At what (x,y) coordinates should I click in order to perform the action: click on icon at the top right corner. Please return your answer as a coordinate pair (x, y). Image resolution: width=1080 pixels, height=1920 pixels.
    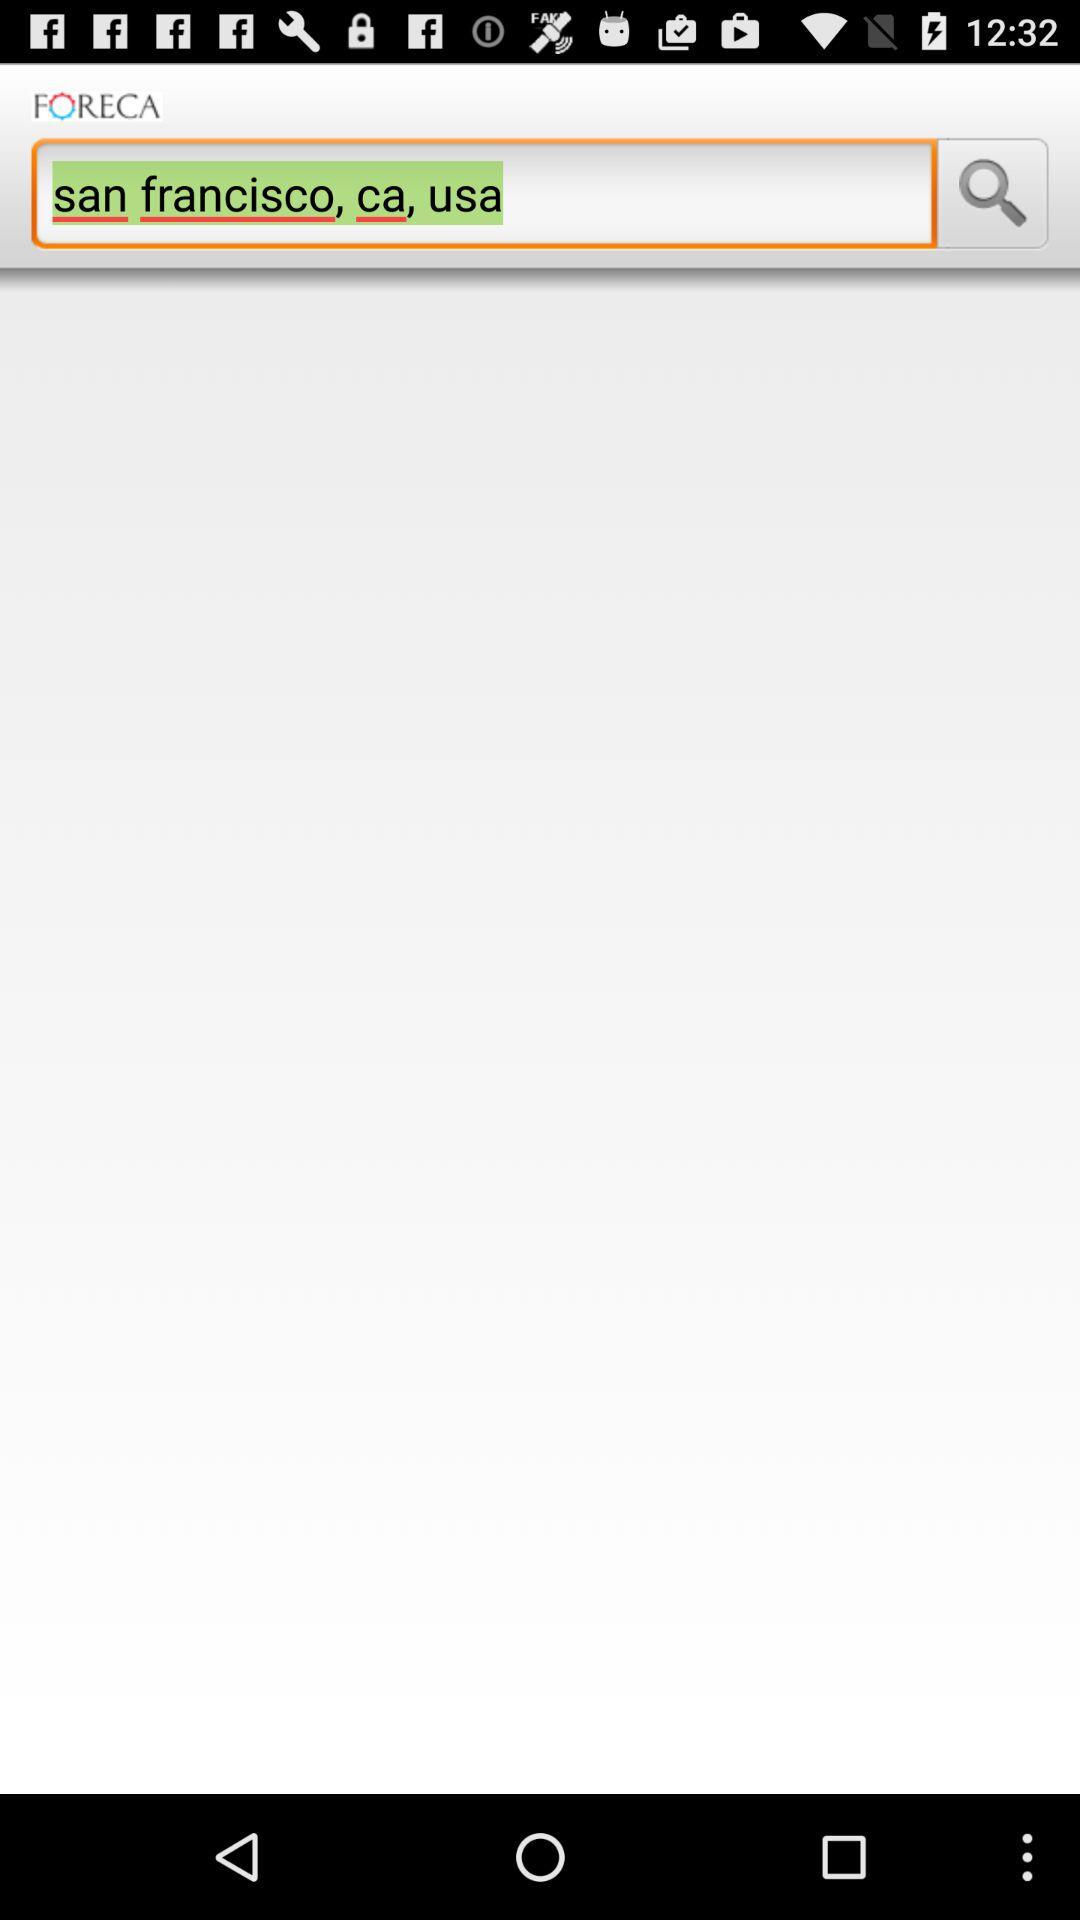
    Looking at the image, I should click on (992, 193).